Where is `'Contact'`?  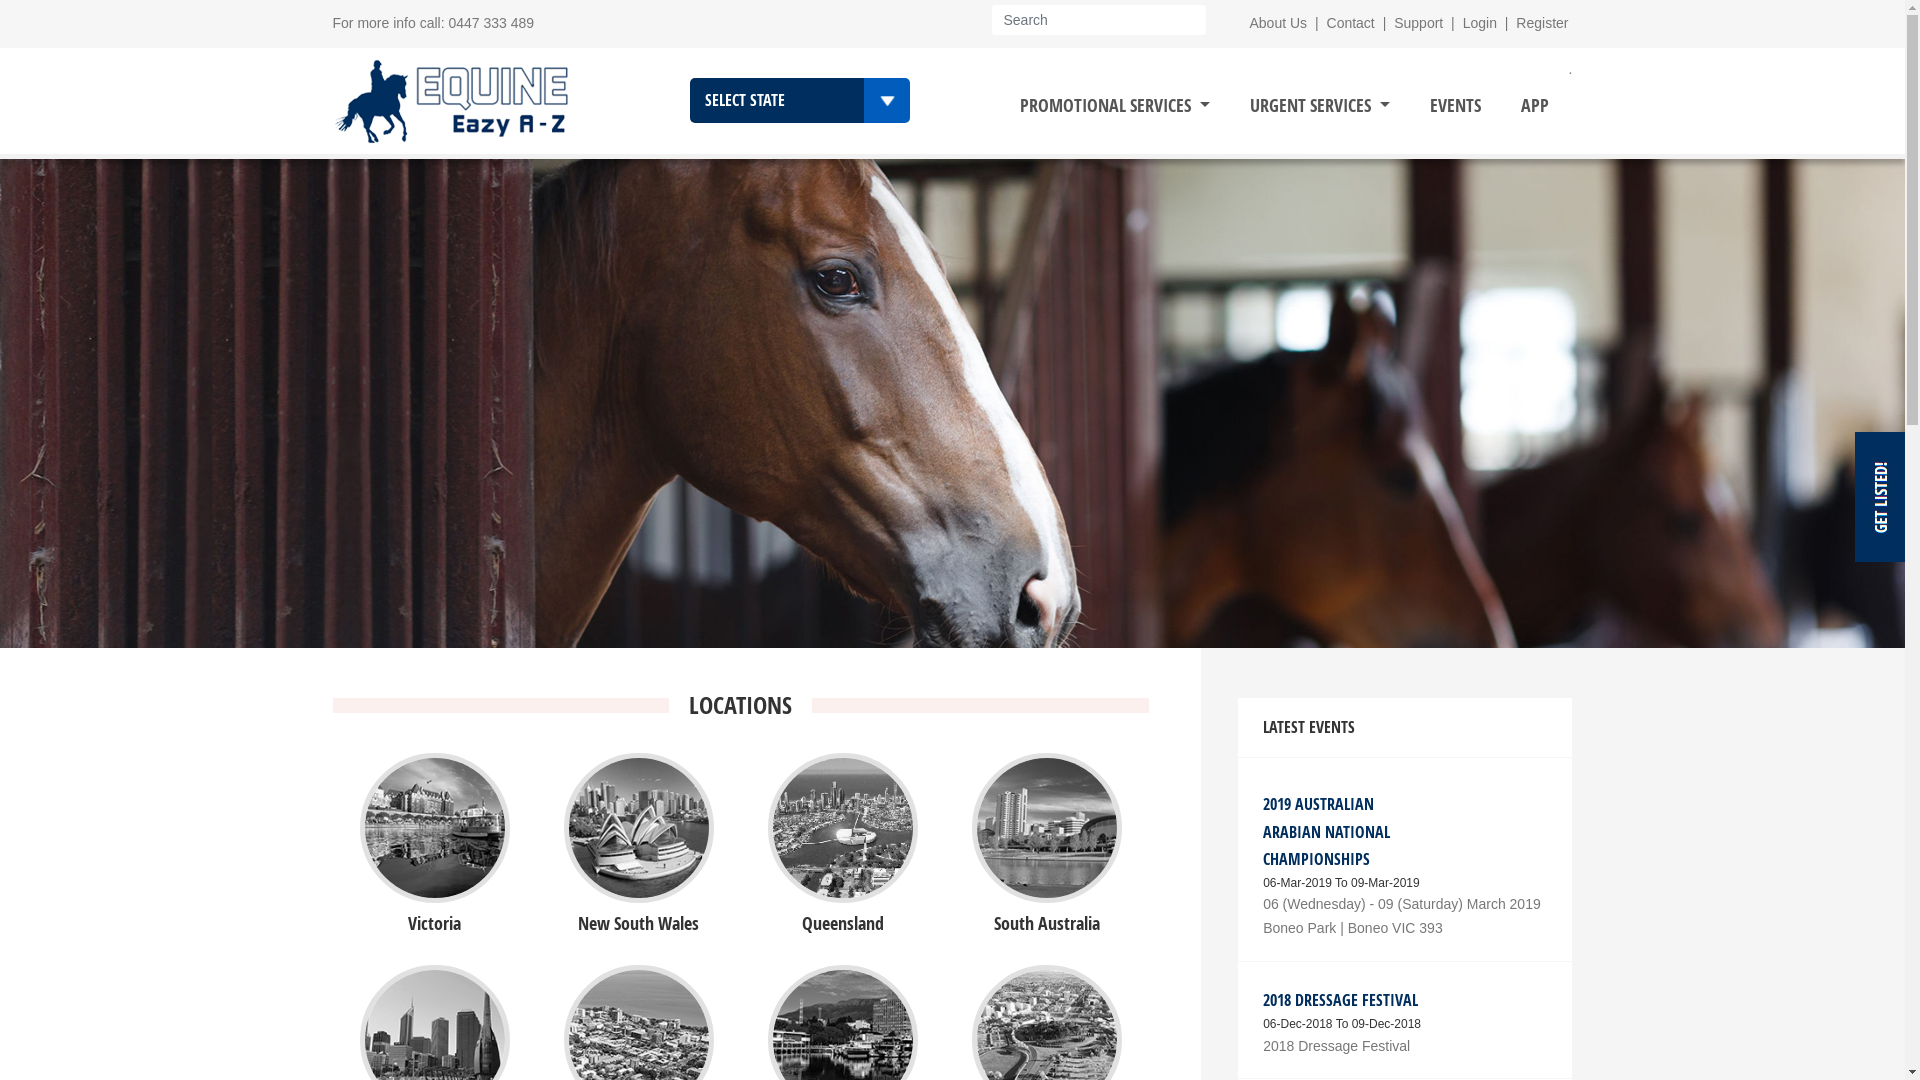
'Contact' is located at coordinates (1350, 23).